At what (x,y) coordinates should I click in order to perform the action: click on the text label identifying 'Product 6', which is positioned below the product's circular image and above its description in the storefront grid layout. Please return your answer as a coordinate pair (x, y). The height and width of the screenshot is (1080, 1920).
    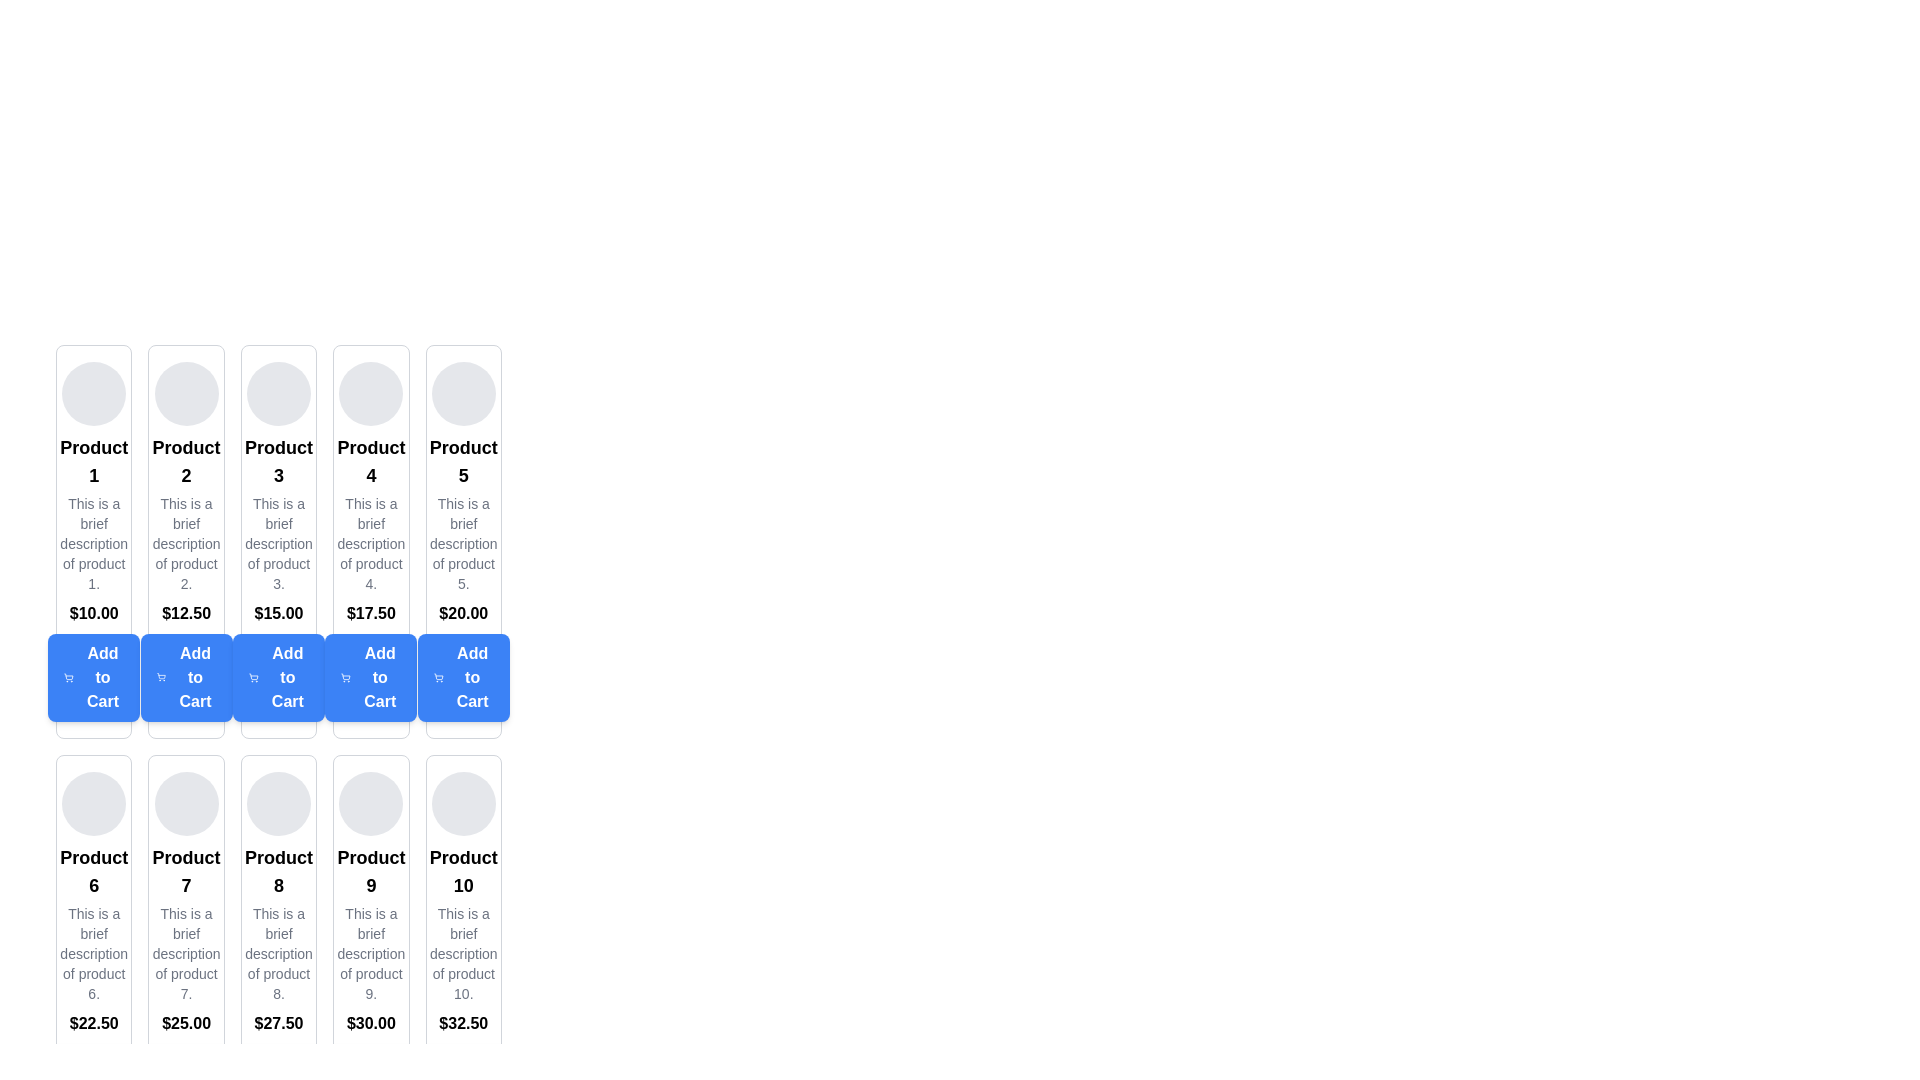
    Looking at the image, I should click on (93, 870).